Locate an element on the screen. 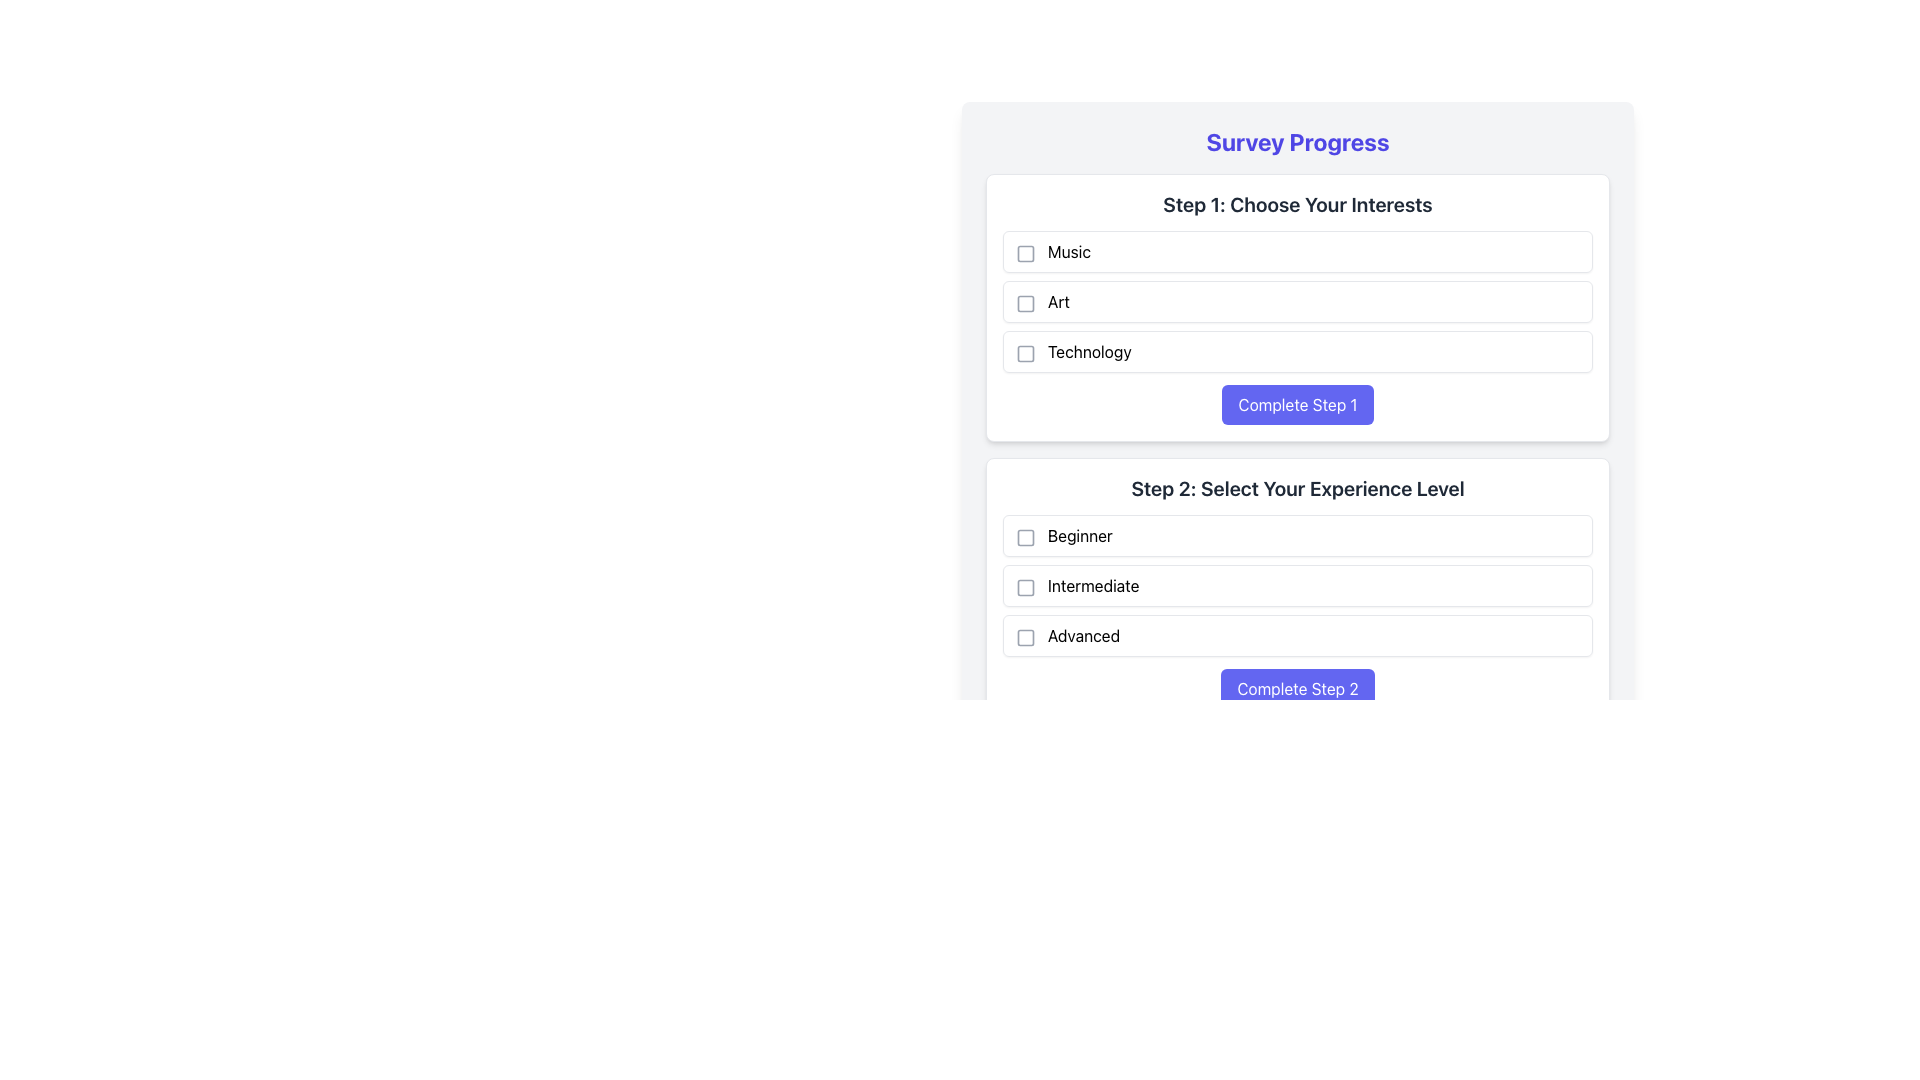  the Checkbox-like interactive element located to the left of the label text 'Intermediate' in the 'Step 2: Select Your Experience Level' section to interact with it is located at coordinates (1026, 585).